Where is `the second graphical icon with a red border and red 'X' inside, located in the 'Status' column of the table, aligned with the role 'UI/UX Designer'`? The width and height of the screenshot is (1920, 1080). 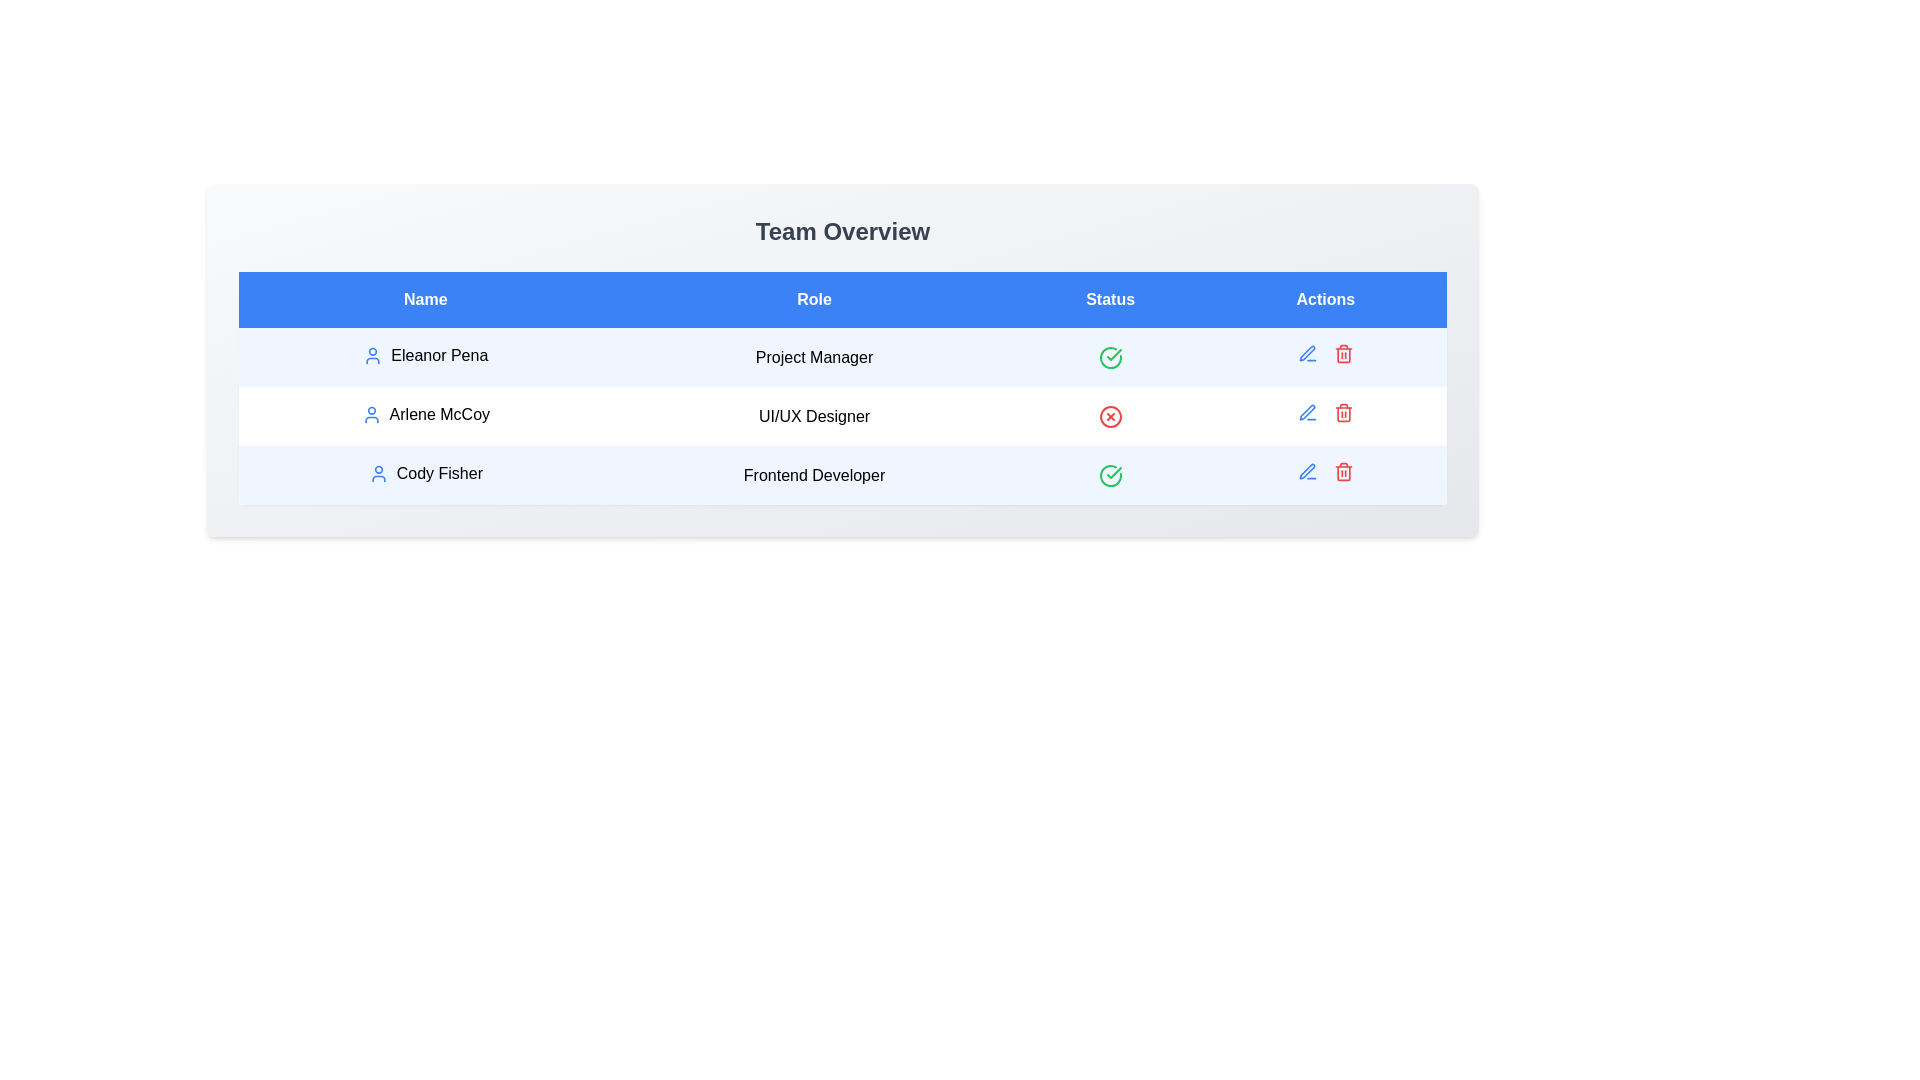
the second graphical icon with a red border and red 'X' inside, located in the 'Status' column of the table, aligned with the role 'UI/UX Designer' is located at coordinates (1109, 415).